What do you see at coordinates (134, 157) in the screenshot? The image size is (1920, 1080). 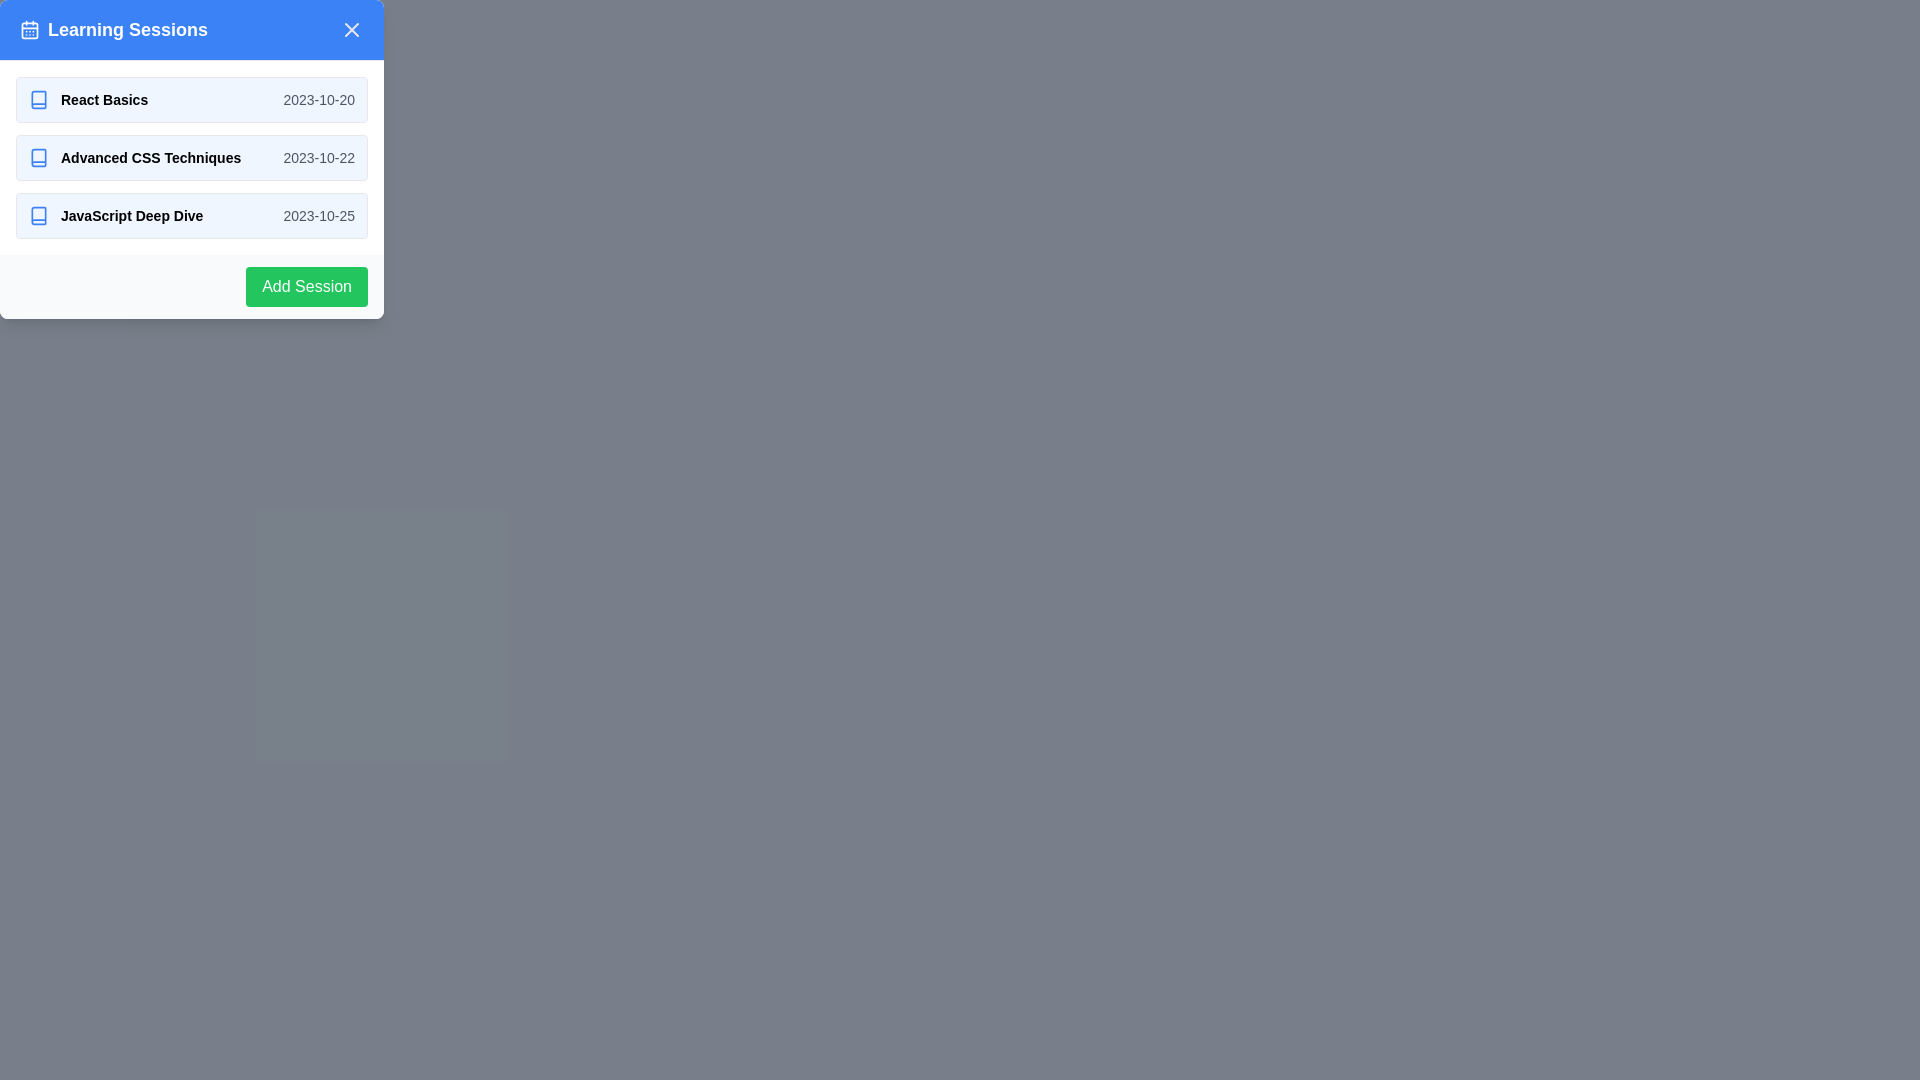 I see `the list item representing the learning session titled 'Advanced CSS Techniques'` at bounding box center [134, 157].